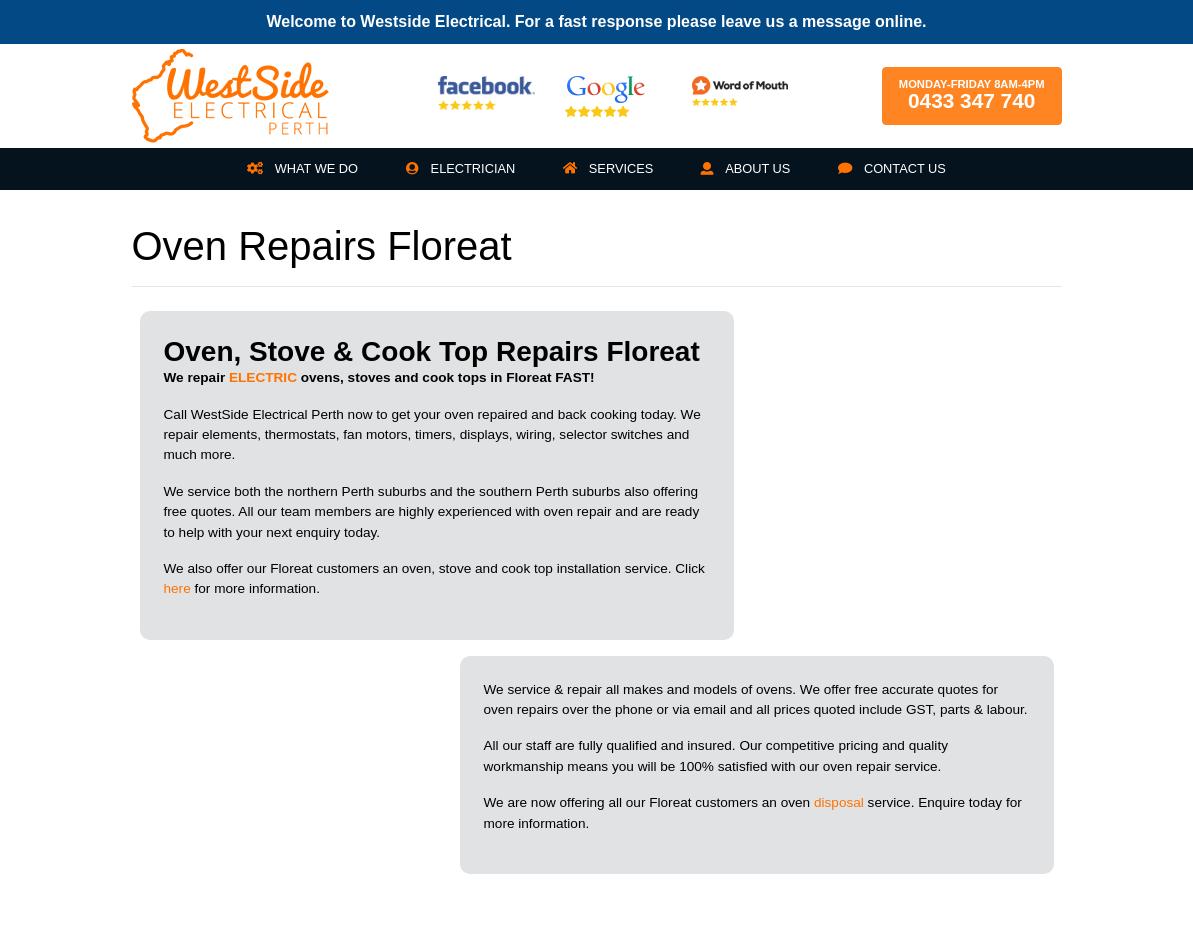  Describe the element at coordinates (432, 566) in the screenshot. I see `'We also offer our Floreat customers an oven, stove and cook top installation service. Click'` at that location.